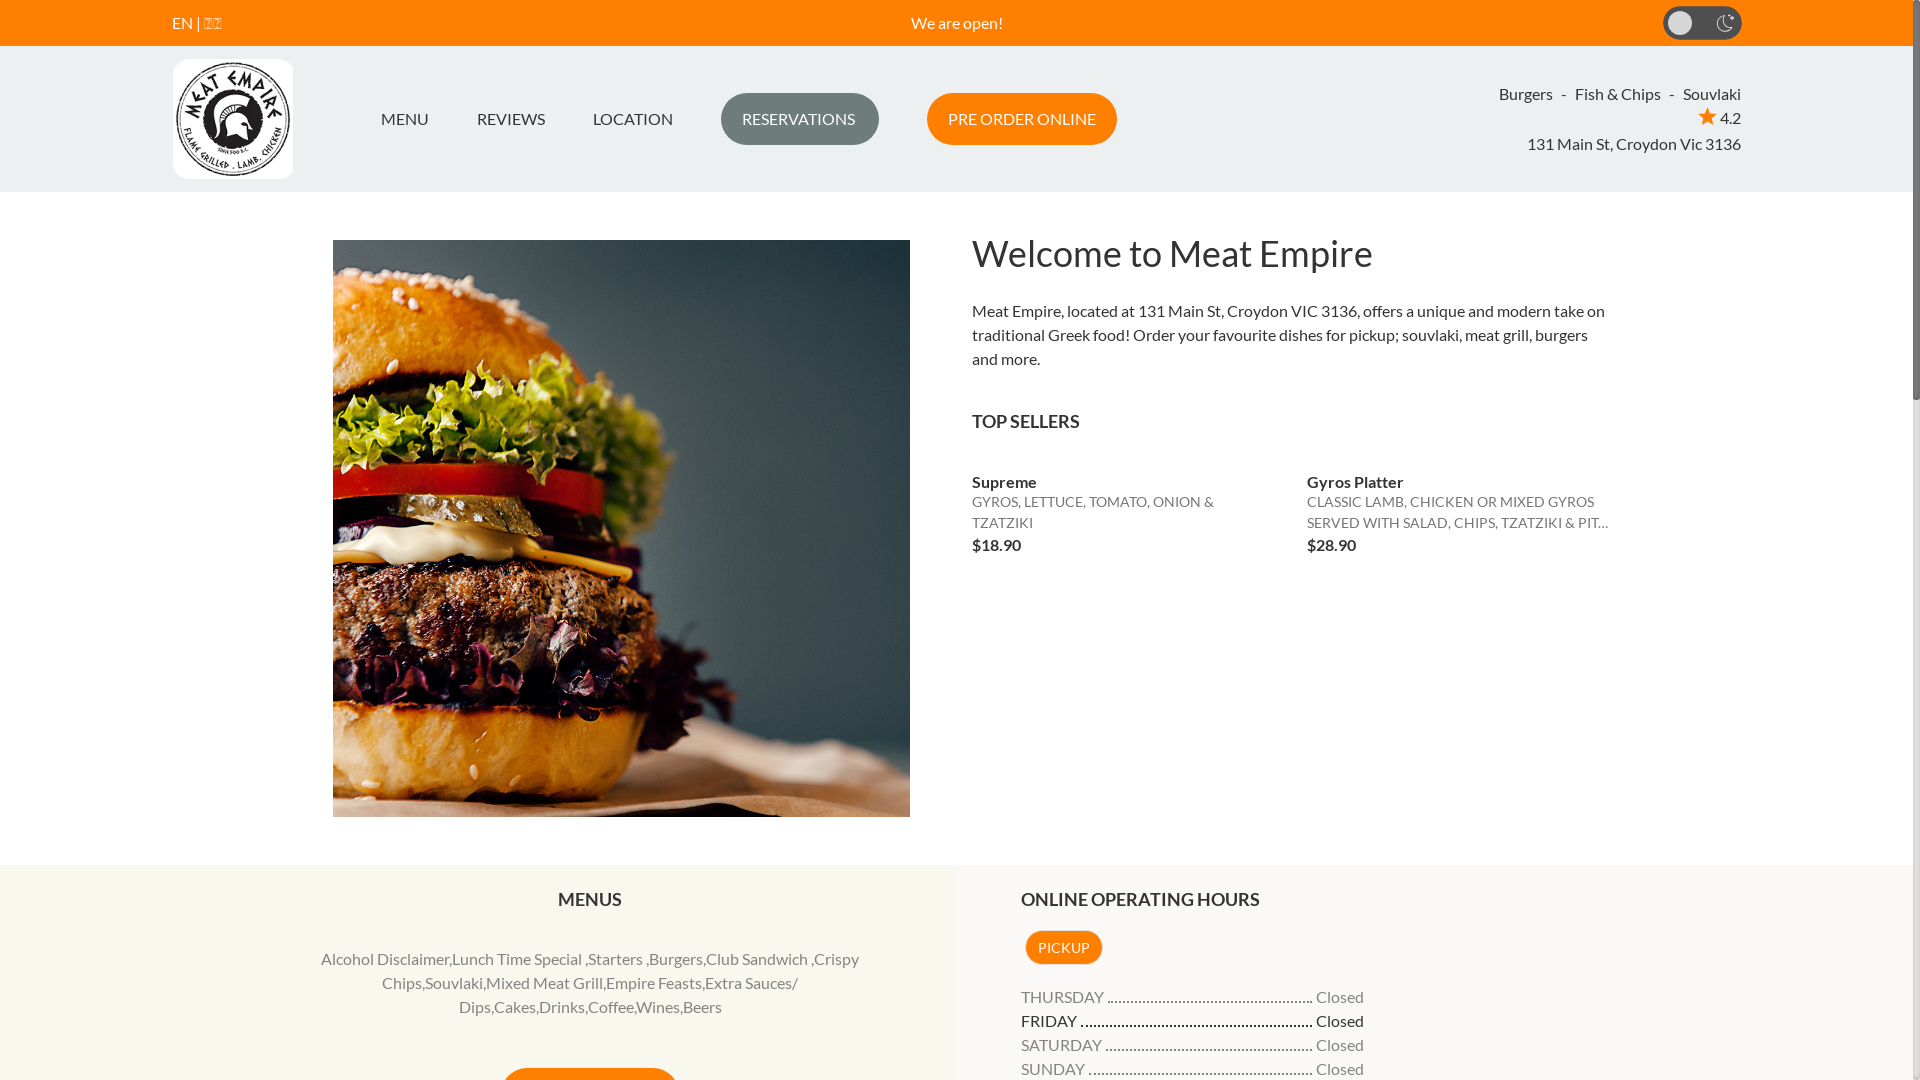 Image resolution: width=1920 pixels, height=1080 pixels. I want to click on 'Supreme, so click(1124, 505).